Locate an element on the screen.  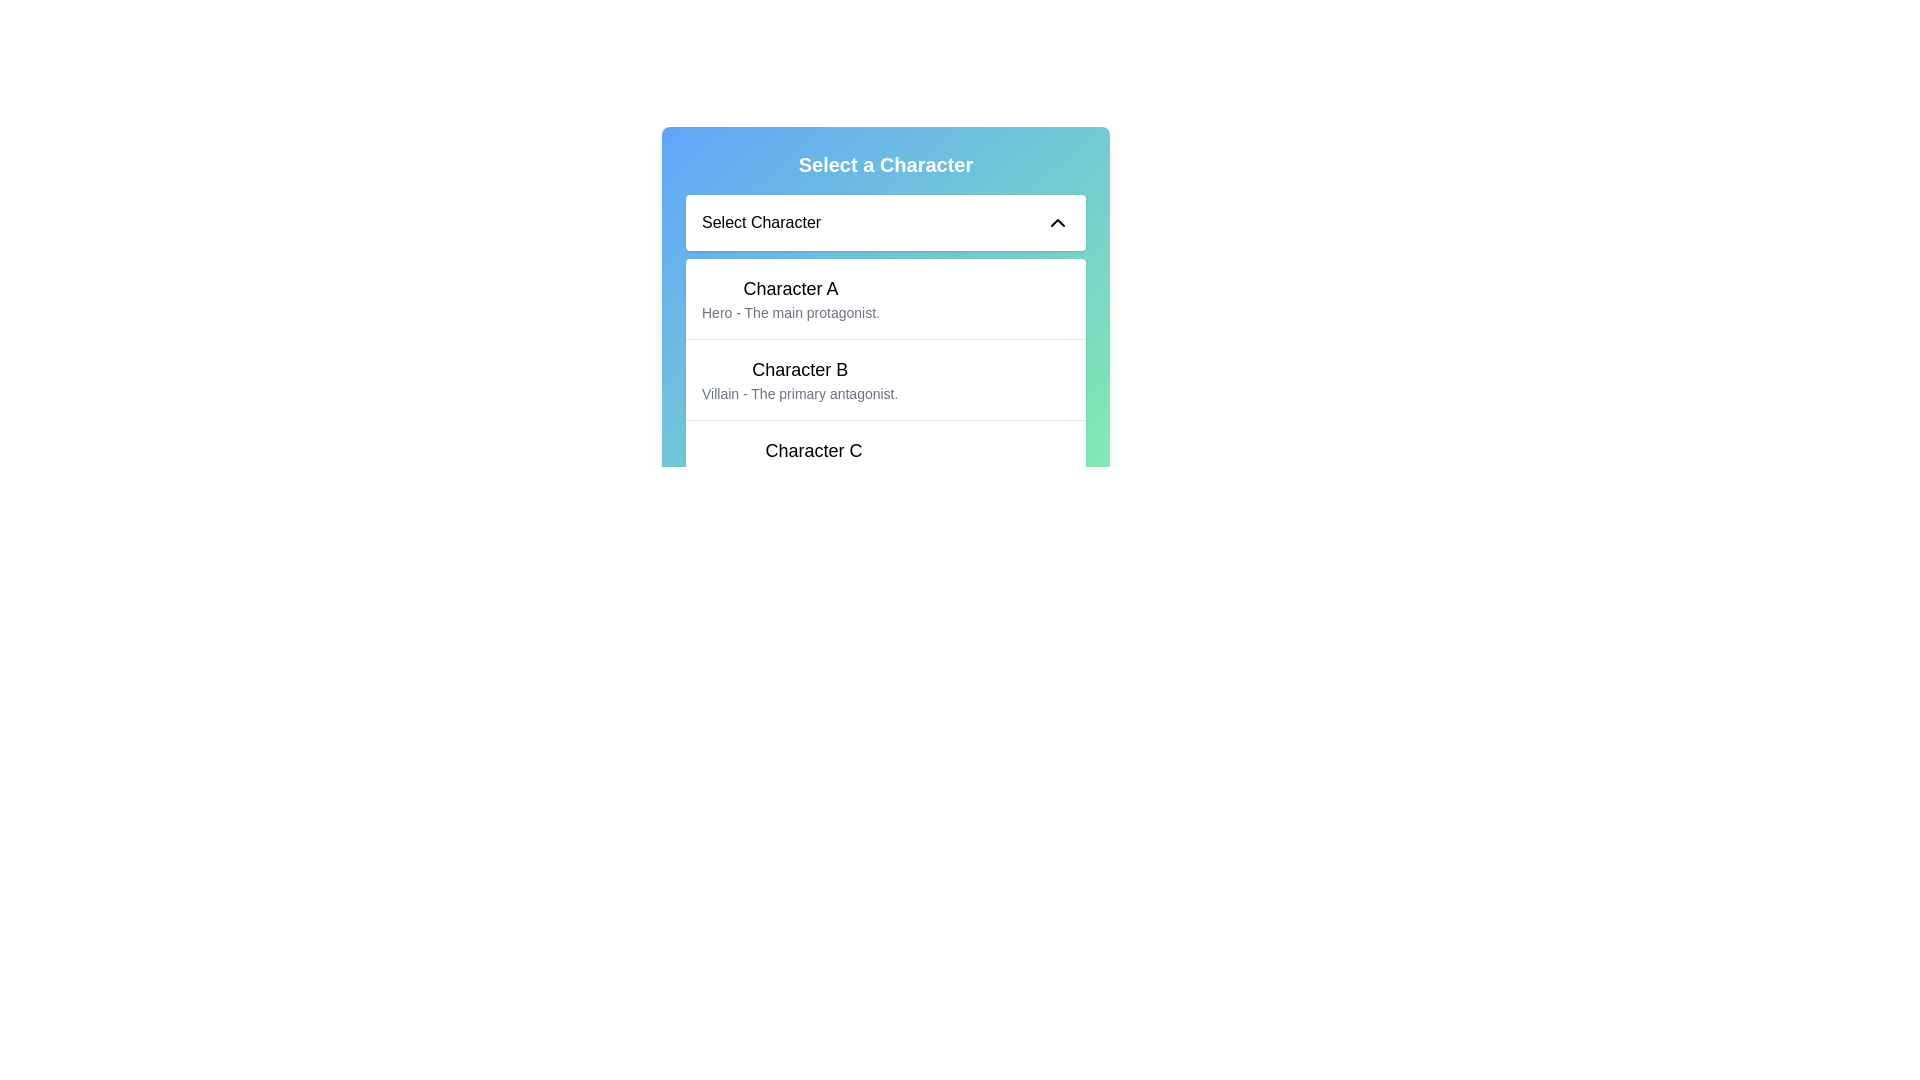
descriptive subtitle text displayed in a smaller, gray-colored font below the title 'Character A' in the dropdown menu is located at coordinates (790, 312).